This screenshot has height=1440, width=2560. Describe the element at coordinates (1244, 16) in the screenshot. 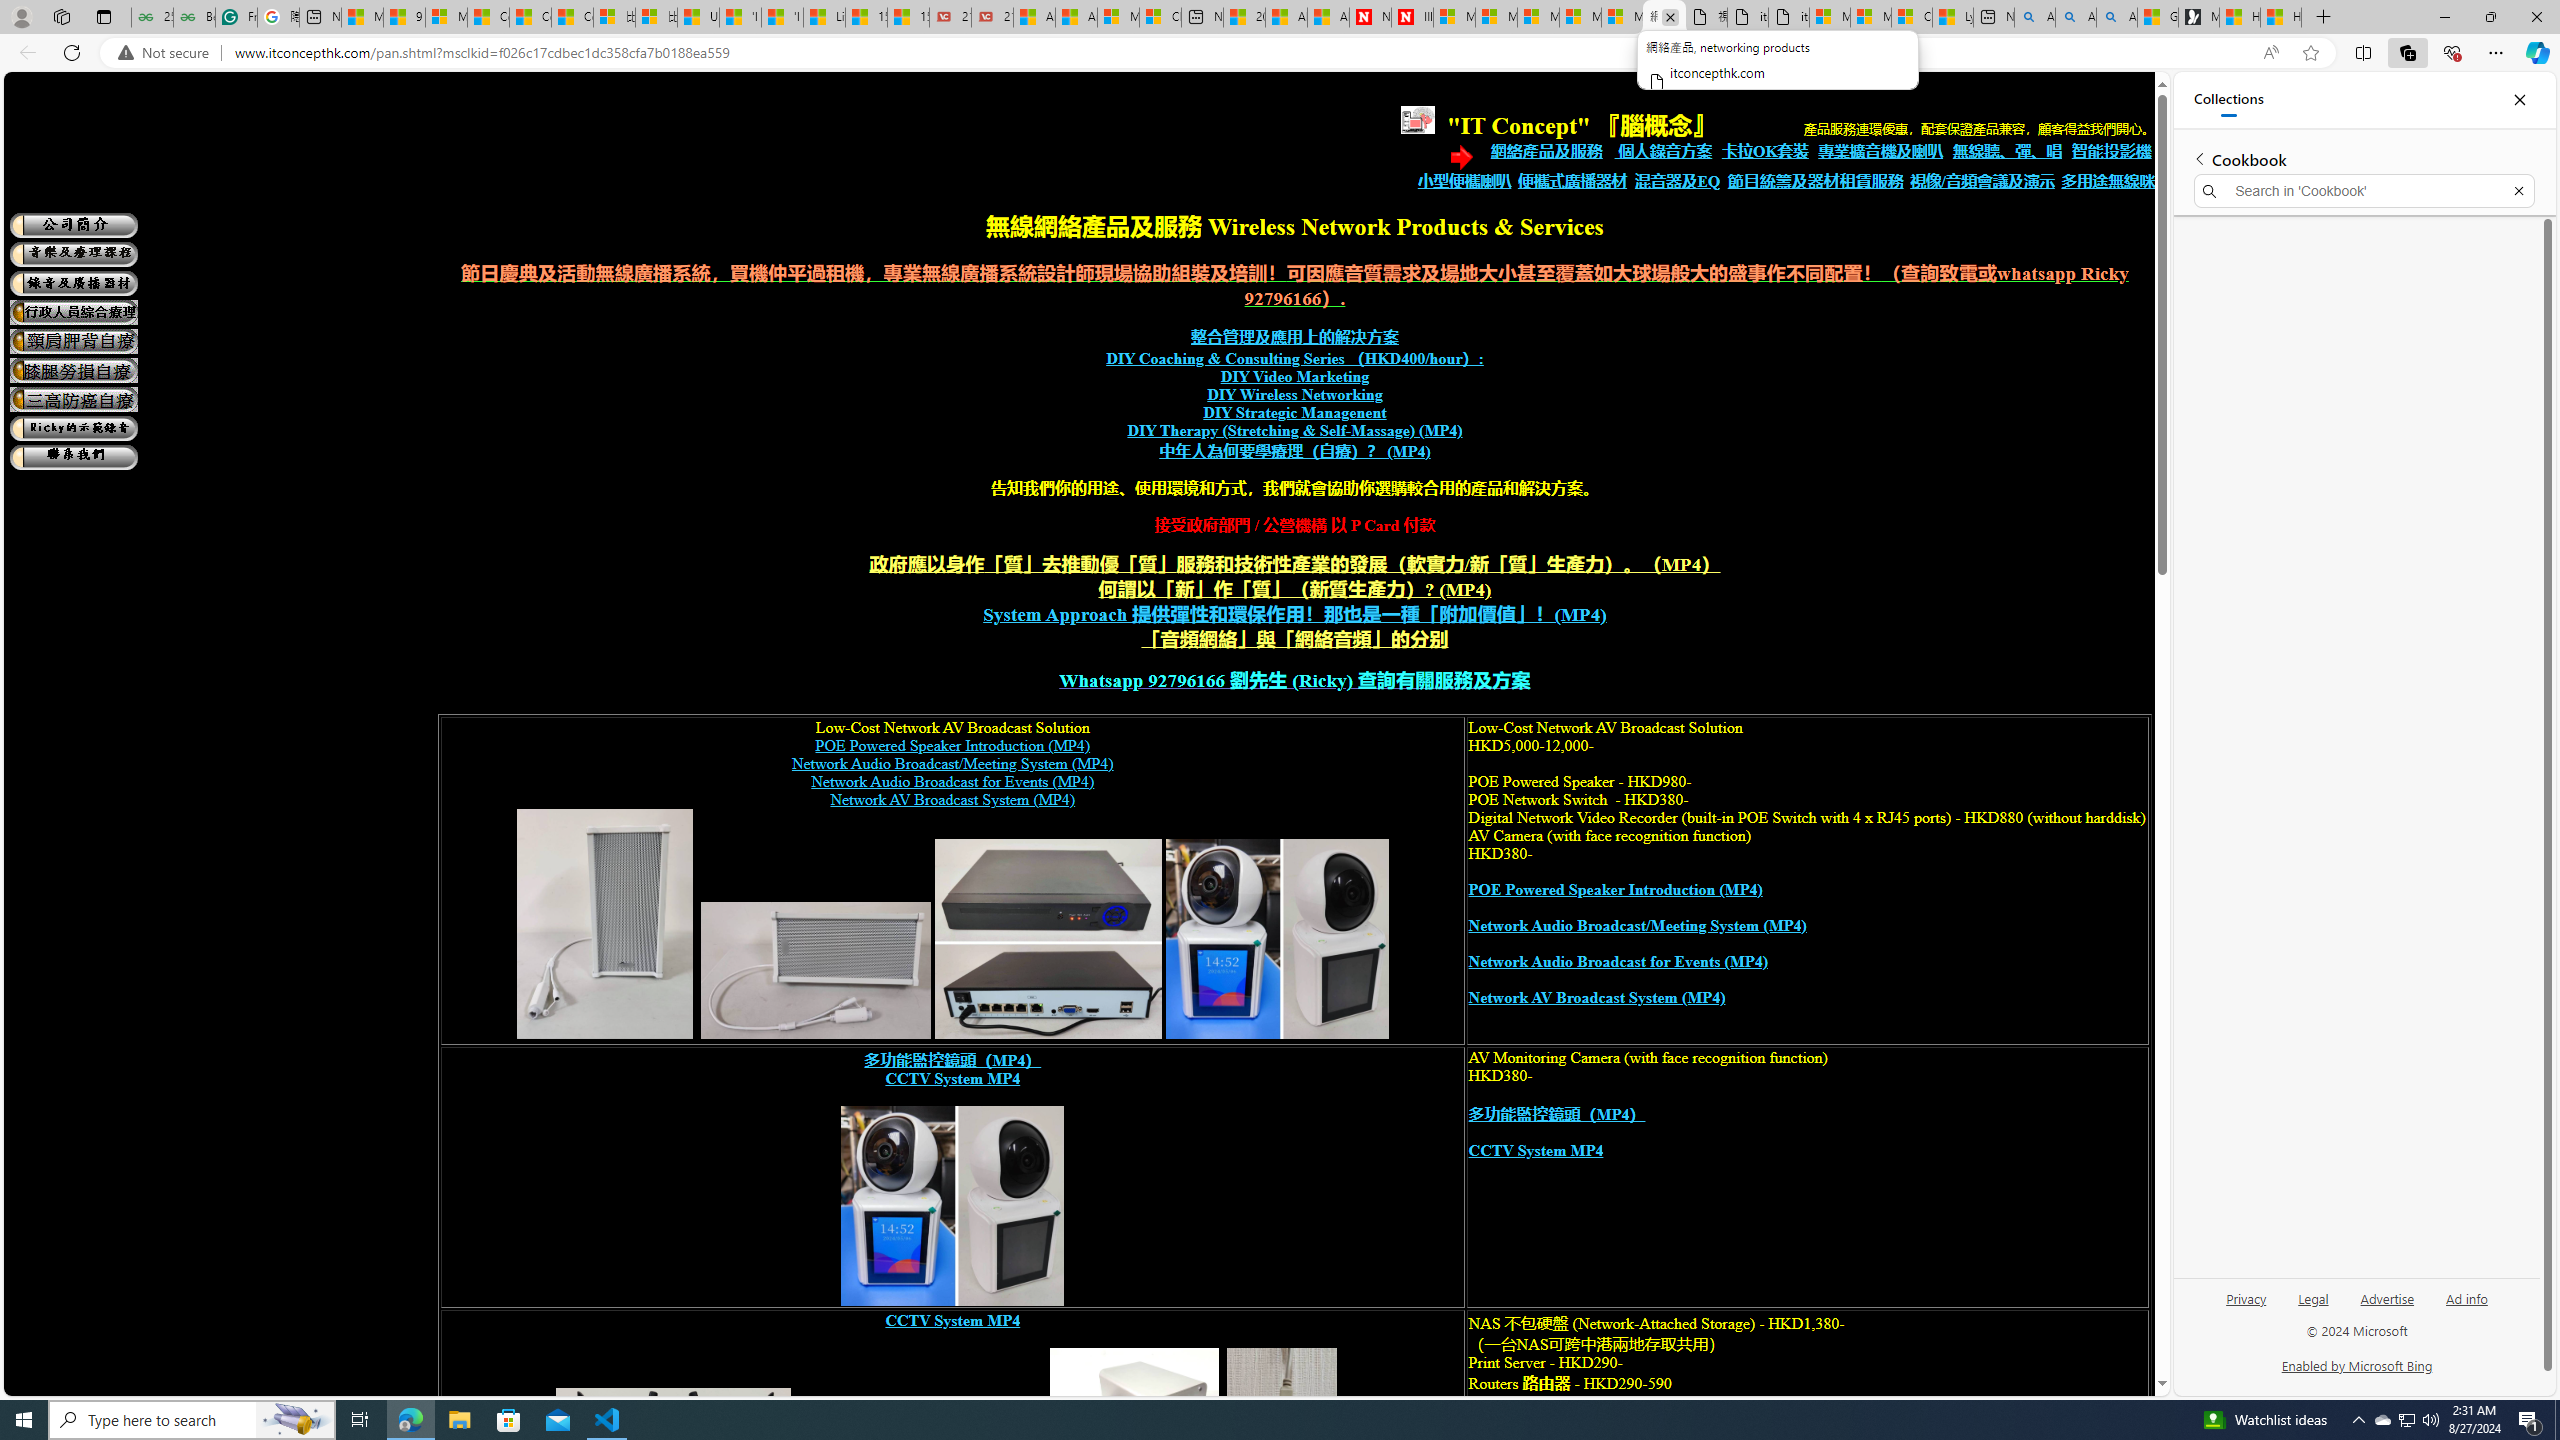

I see `'20 Ways to Boost Your Protein Intake at Every Meal'` at that location.